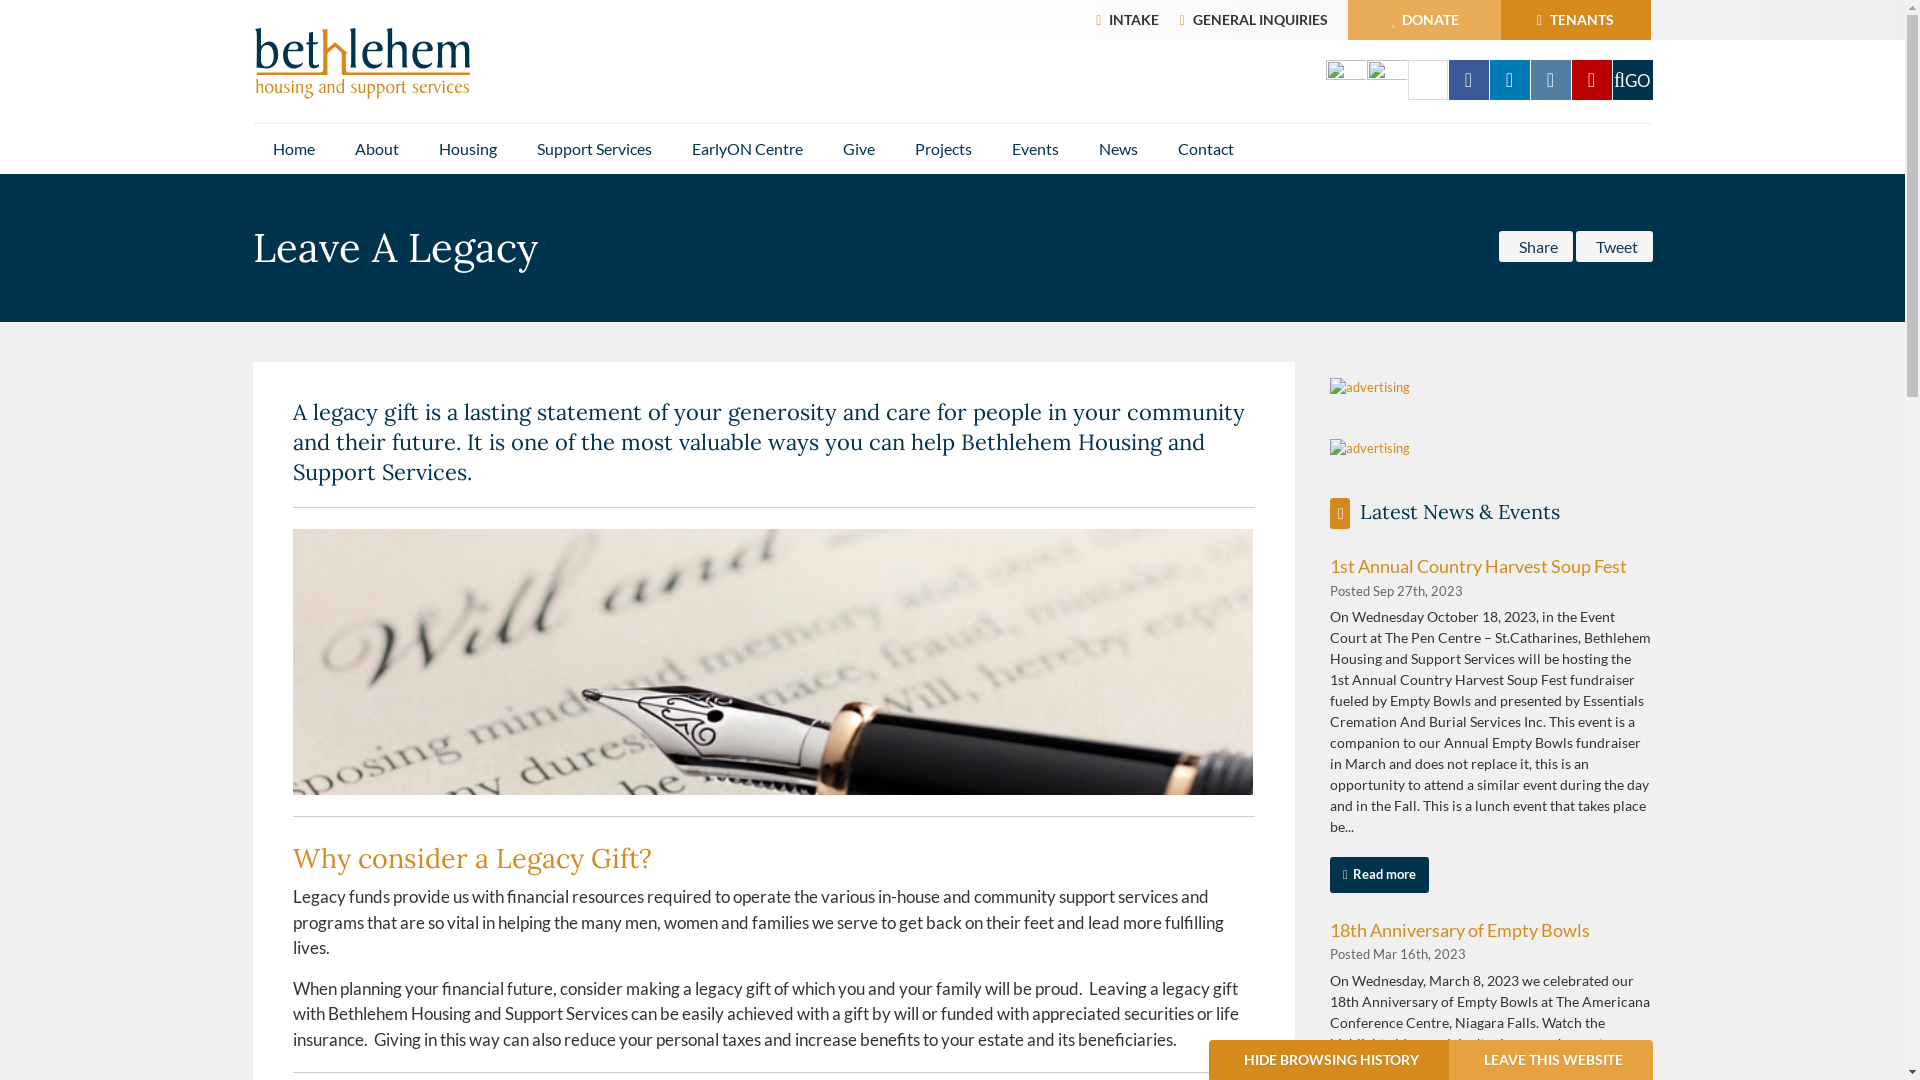  Describe the element at coordinates (1459, 929) in the screenshot. I see `'18th Anniversary of Empty Bowls'` at that location.